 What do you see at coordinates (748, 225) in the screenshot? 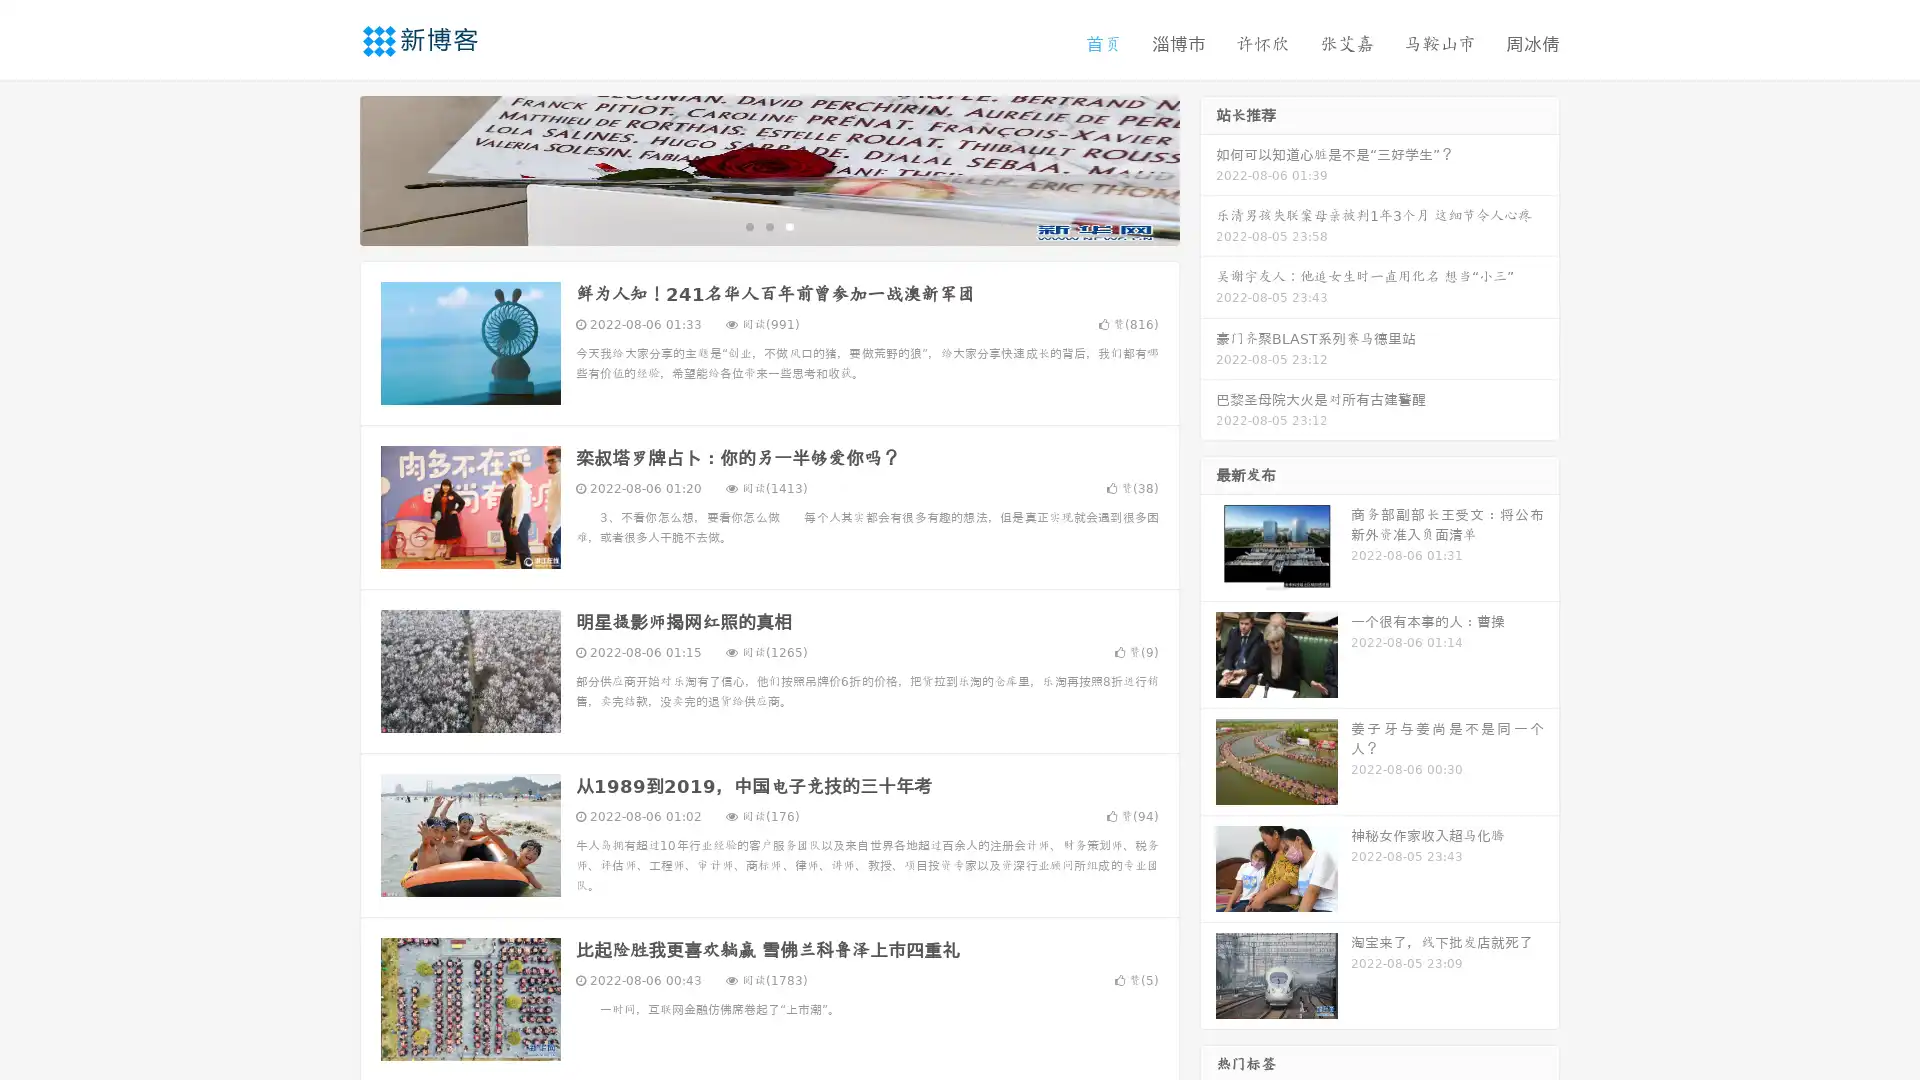
I see `Go to slide 1` at bounding box center [748, 225].